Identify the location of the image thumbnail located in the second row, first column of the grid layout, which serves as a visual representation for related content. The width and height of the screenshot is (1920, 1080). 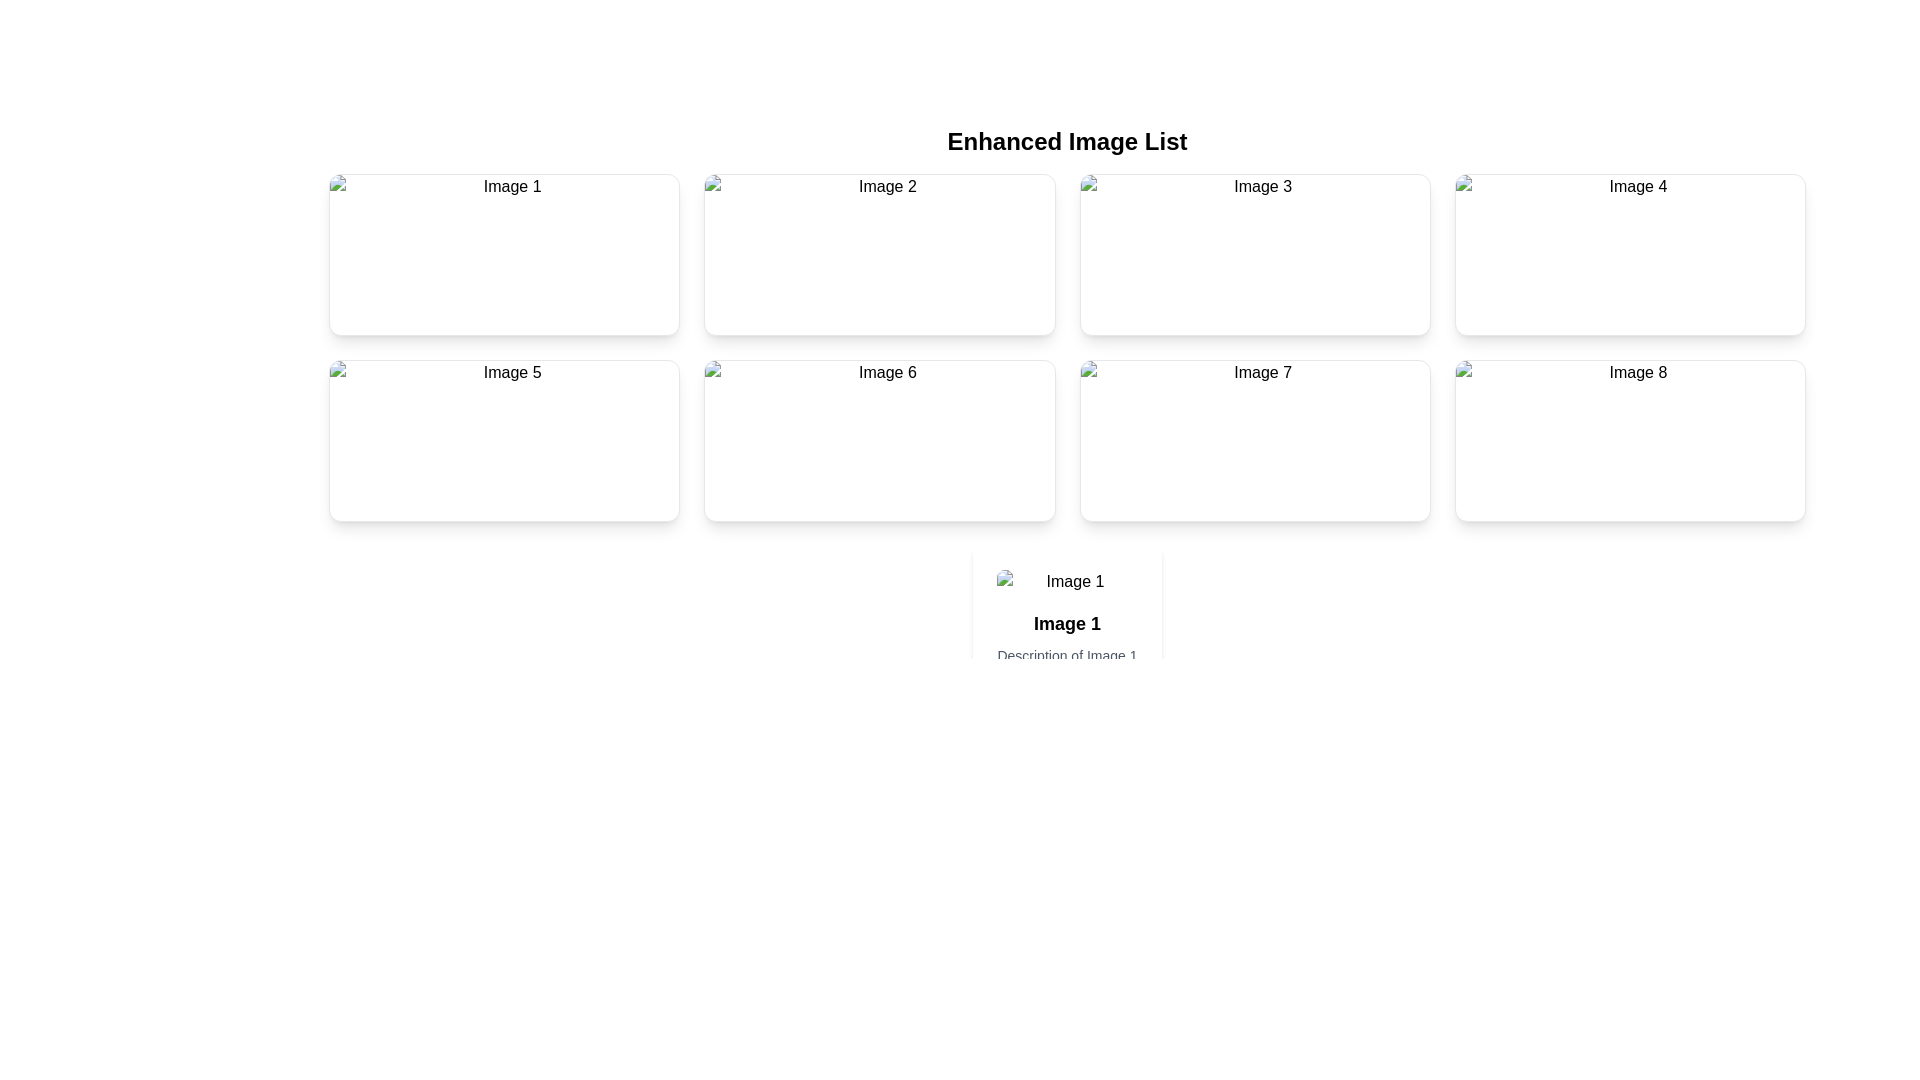
(1630, 253).